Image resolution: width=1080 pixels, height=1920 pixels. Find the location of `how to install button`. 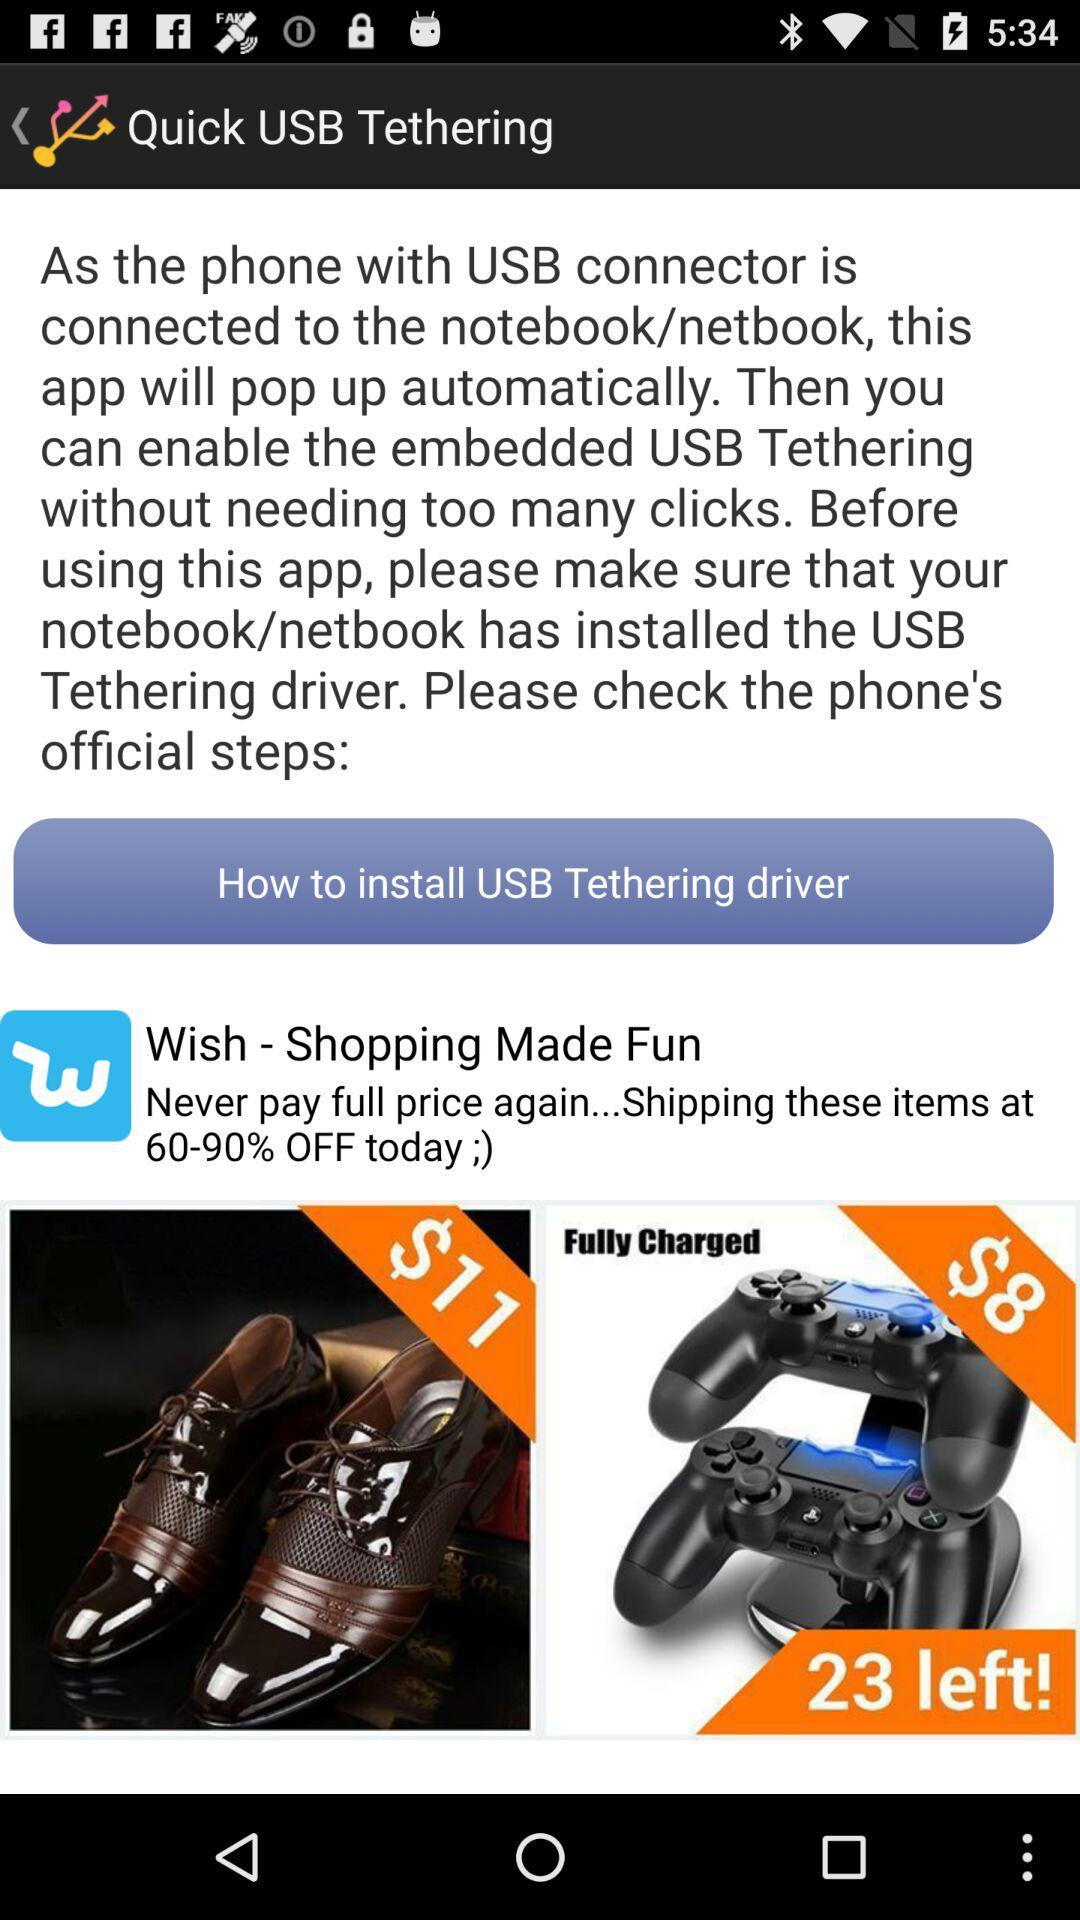

how to install button is located at coordinates (532, 880).